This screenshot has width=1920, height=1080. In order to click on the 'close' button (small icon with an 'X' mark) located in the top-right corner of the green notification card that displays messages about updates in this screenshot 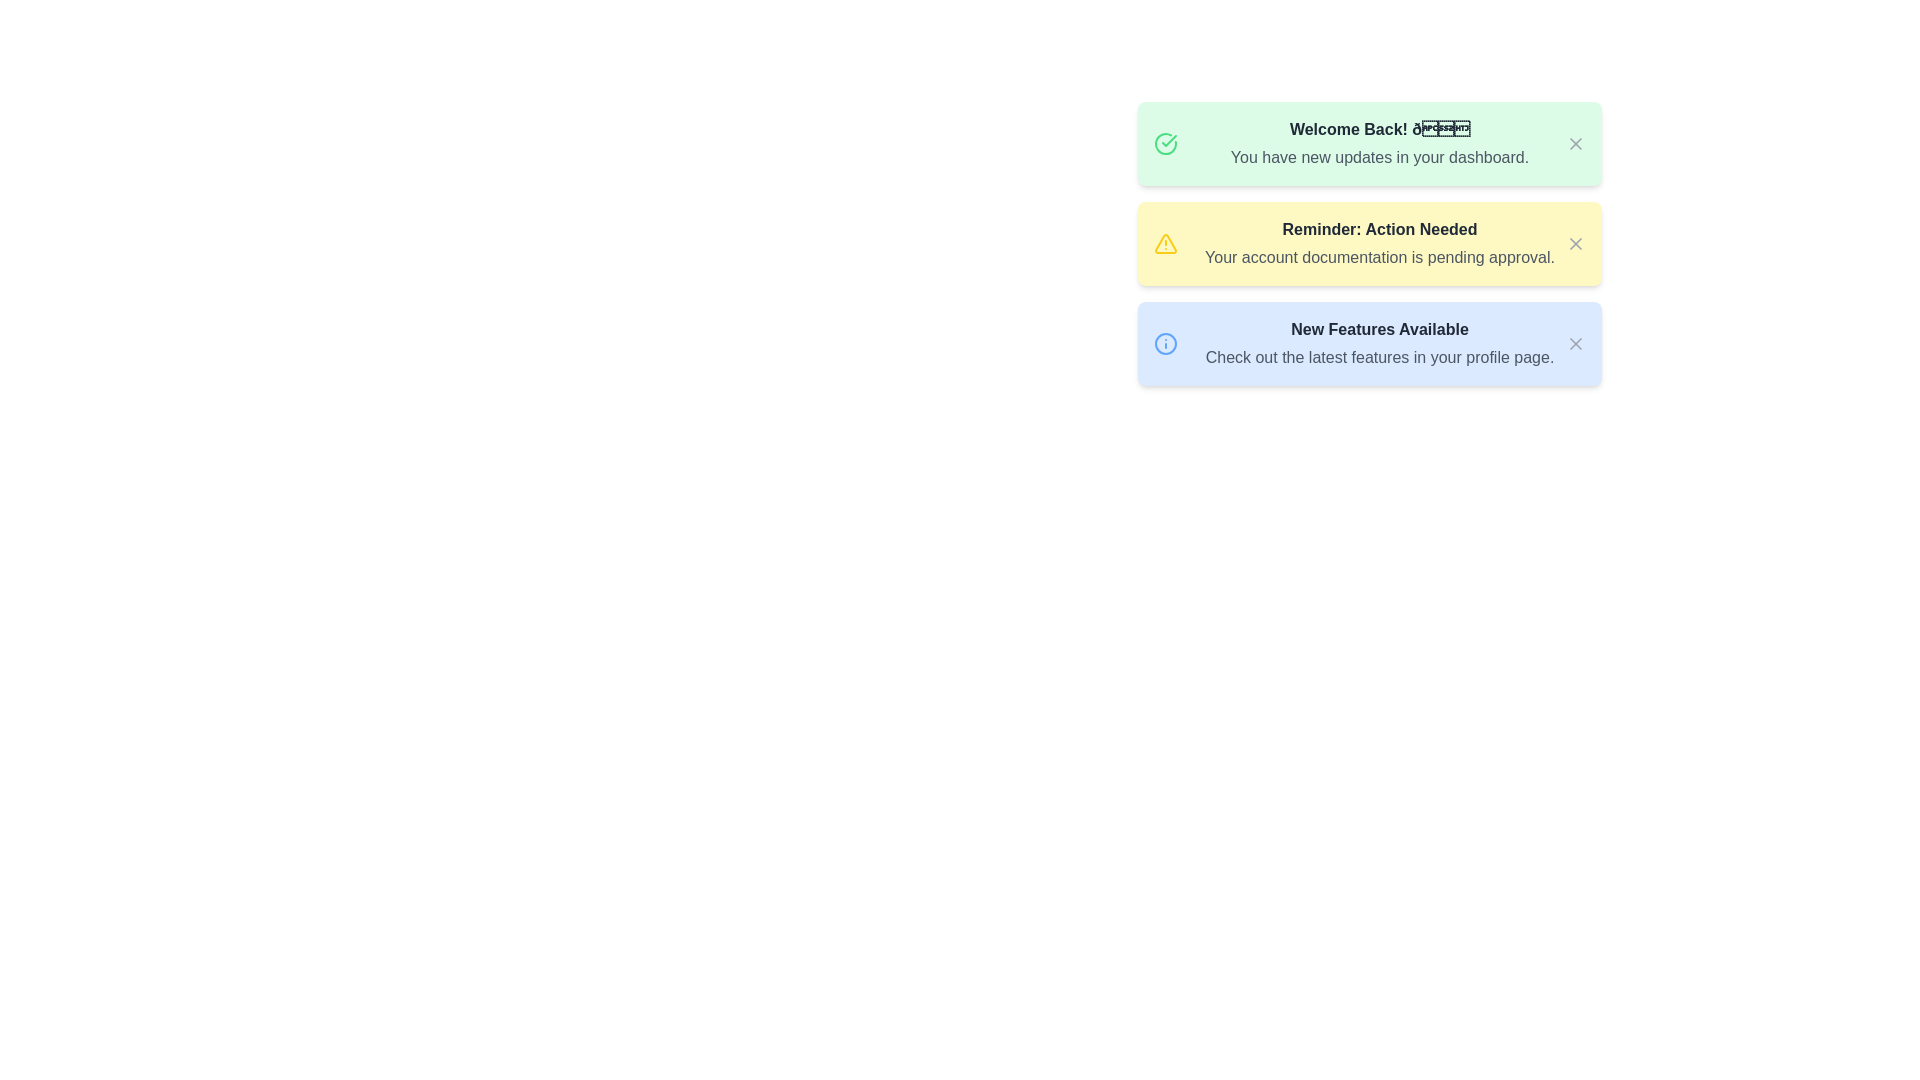, I will do `click(1574, 142)`.